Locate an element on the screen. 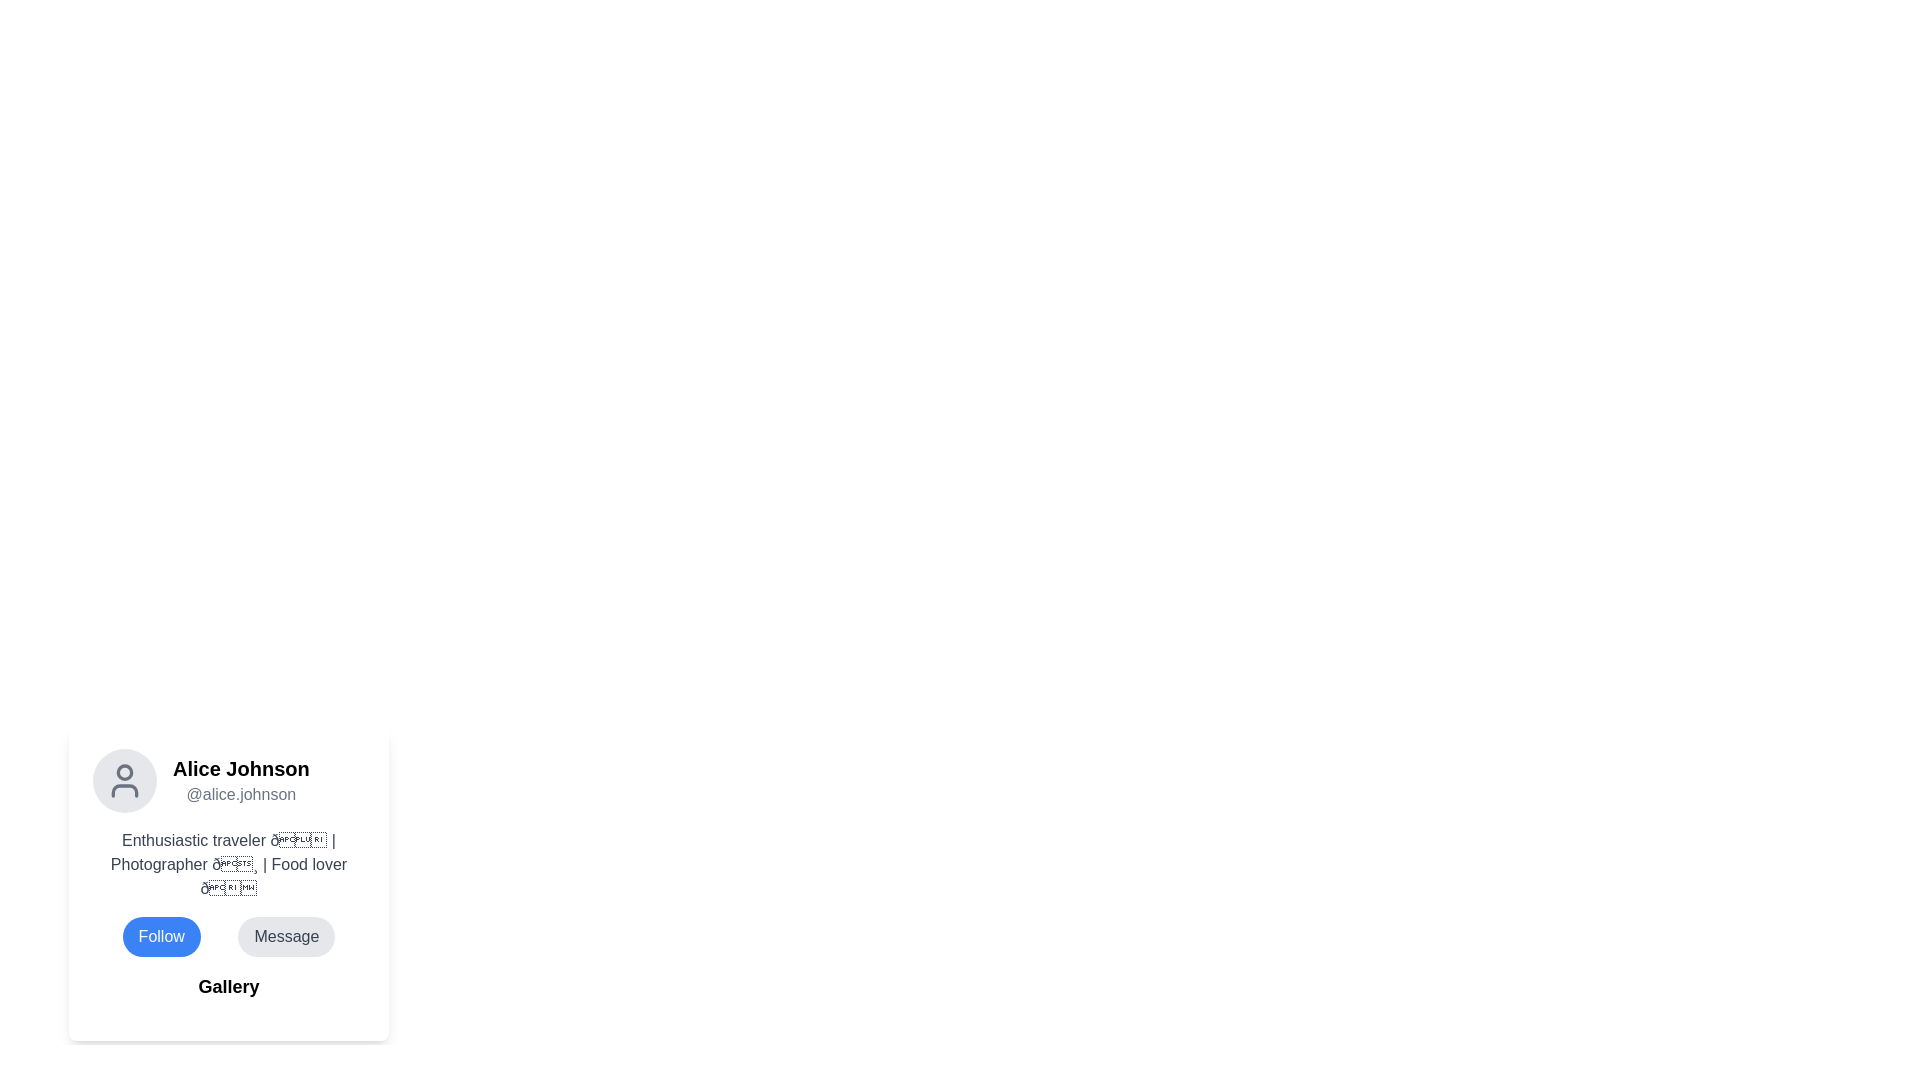 The width and height of the screenshot is (1920, 1080). descriptive text block containing interests such as 'Enthusiastic traveler', 'Photographer', and 'Food lover', located below the username and profile description section and above the 'Follow' and 'Message' buttons is located at coordinates (229, 863).